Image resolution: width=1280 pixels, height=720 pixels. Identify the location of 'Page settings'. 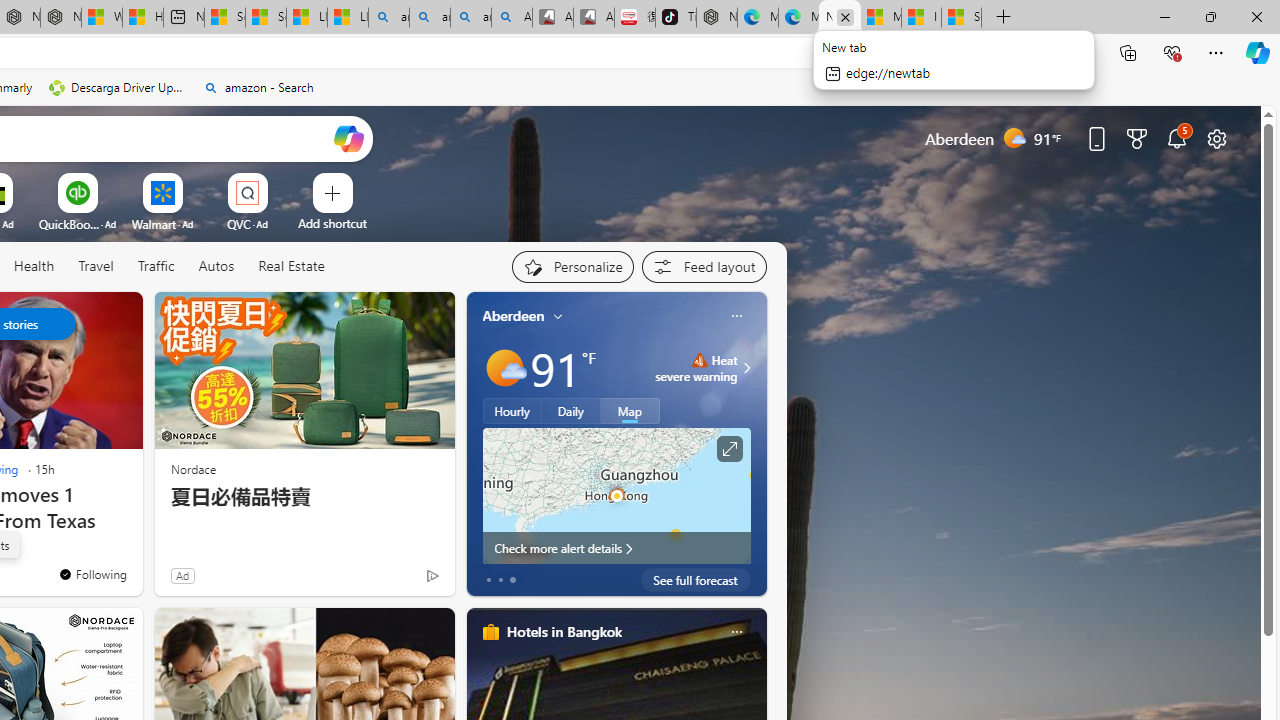
(1215, 137).